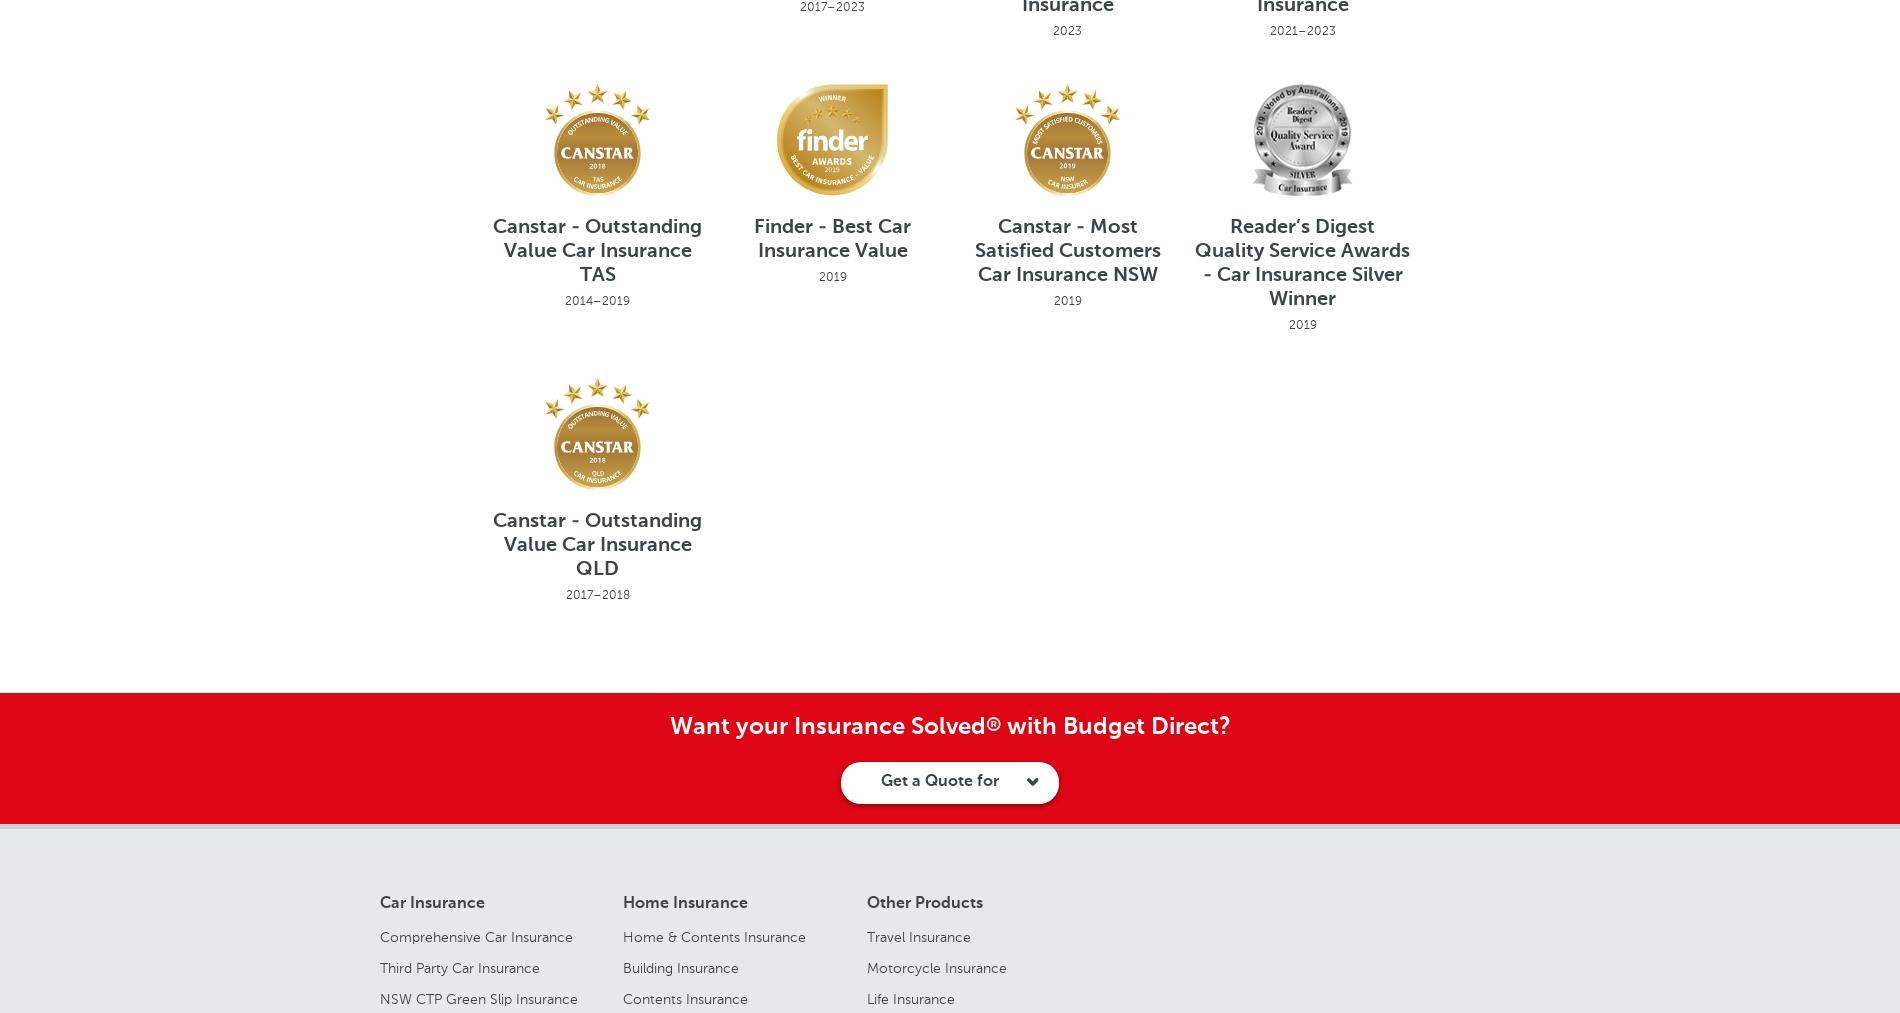 The width and height of the screenshot is (1900, 1013). Describe the element at coordinates (597, 299) in the screenshot. I see `'2014–2019'` at that location.